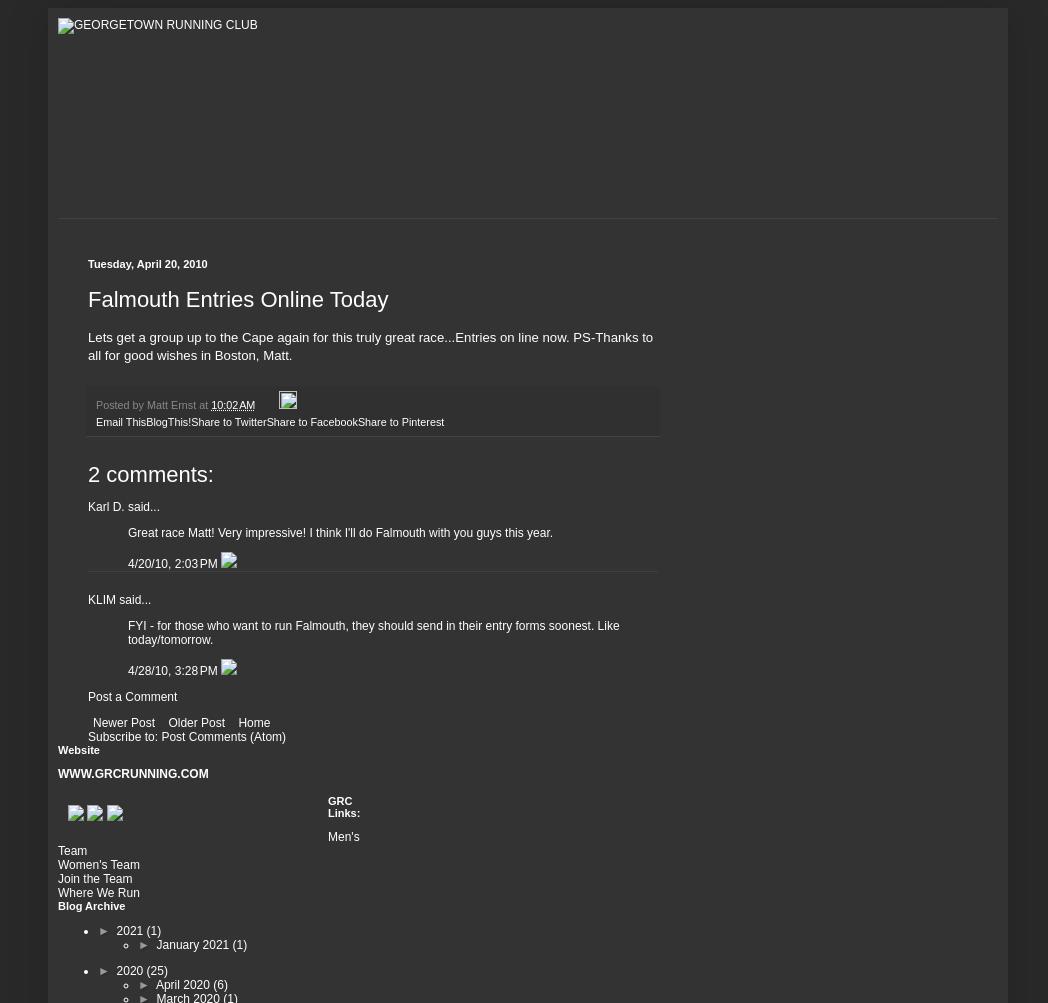 Image resolution: width=1048 pixels, height=1003 pixels. I want to click on 'Older Post', so click(195, 720).